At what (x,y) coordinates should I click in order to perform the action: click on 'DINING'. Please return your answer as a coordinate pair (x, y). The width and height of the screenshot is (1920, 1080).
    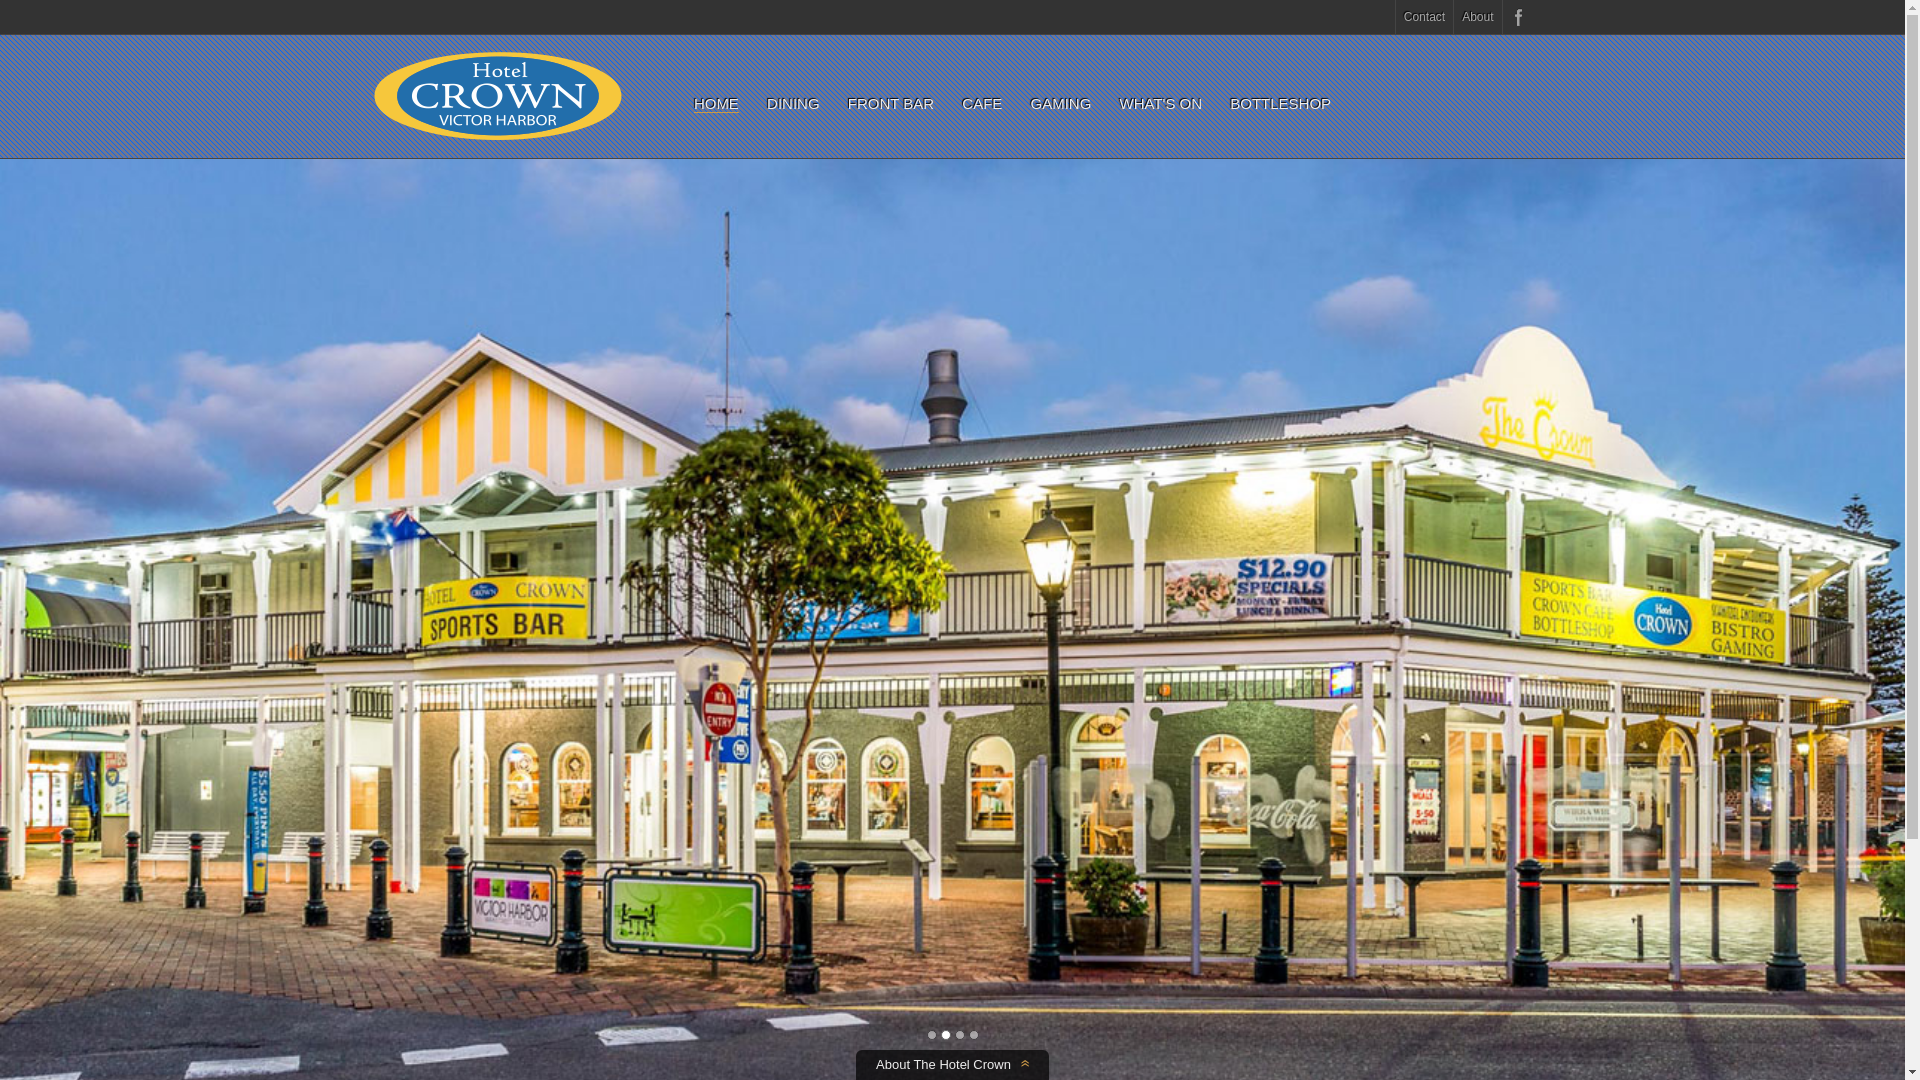
    Looking at the image, I should click on (792, 103).